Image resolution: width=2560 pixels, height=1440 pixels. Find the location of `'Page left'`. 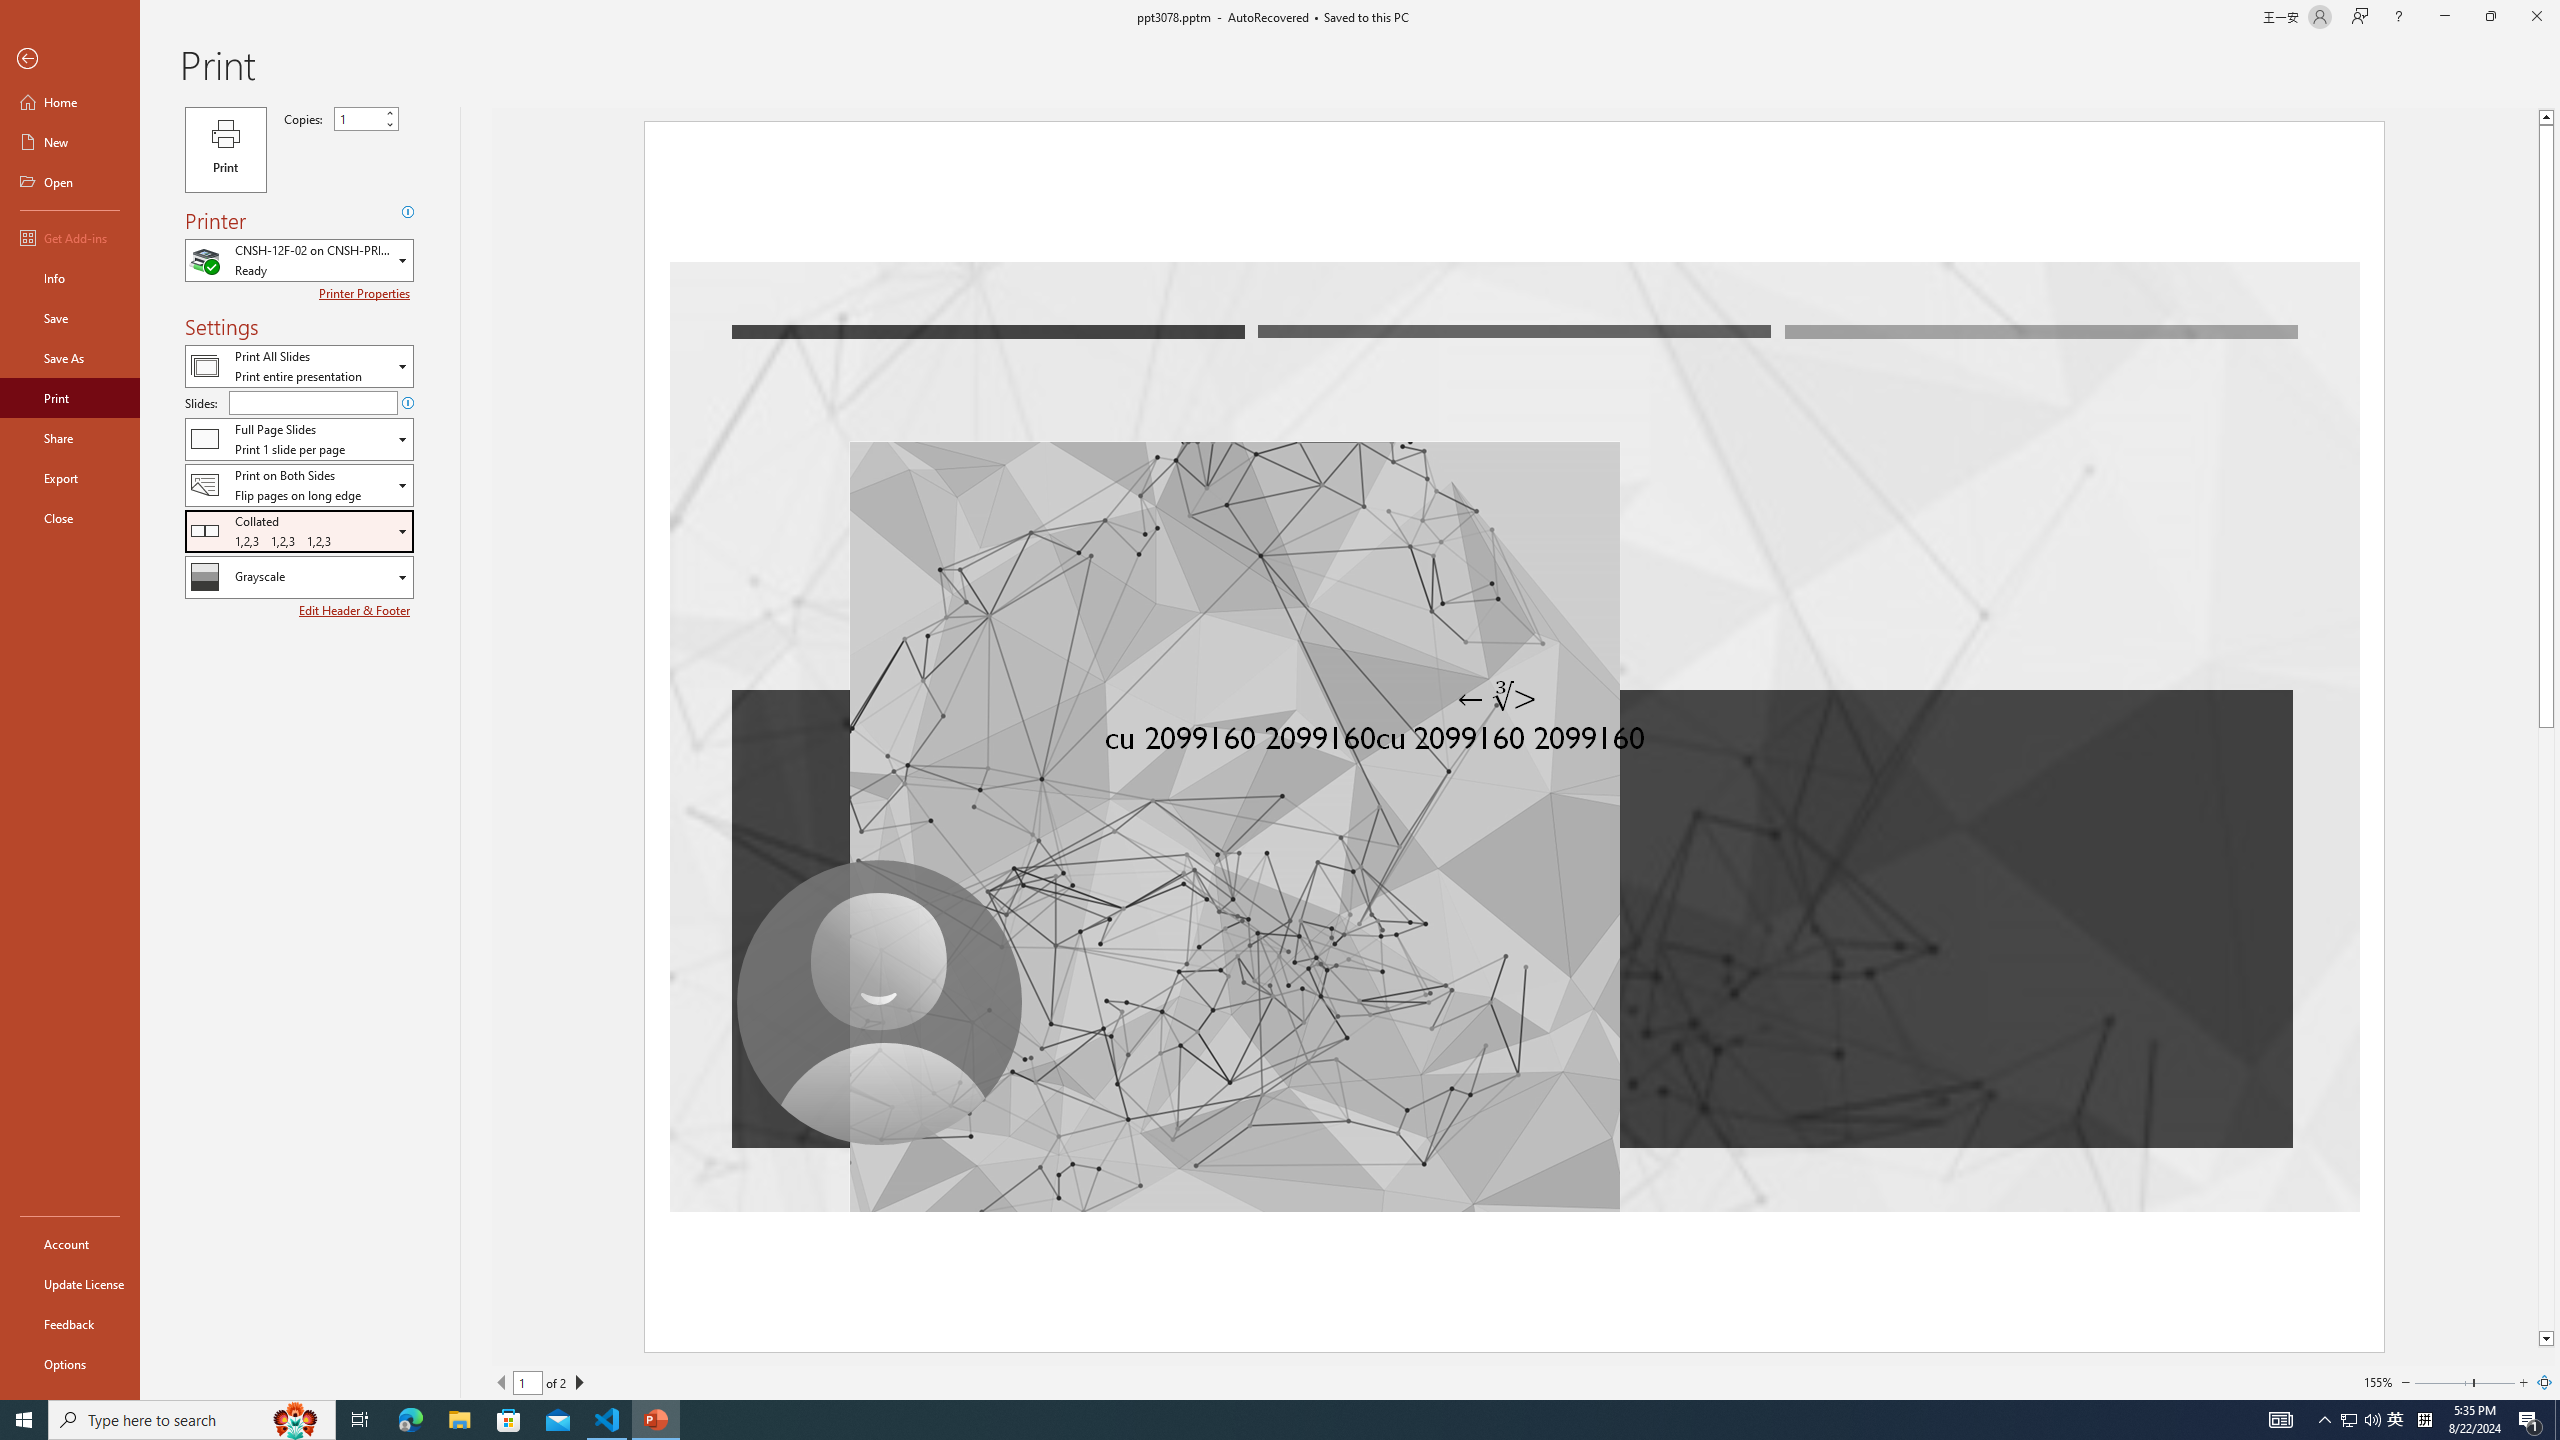

'Page left' is located at coordinates (2442, 1382).